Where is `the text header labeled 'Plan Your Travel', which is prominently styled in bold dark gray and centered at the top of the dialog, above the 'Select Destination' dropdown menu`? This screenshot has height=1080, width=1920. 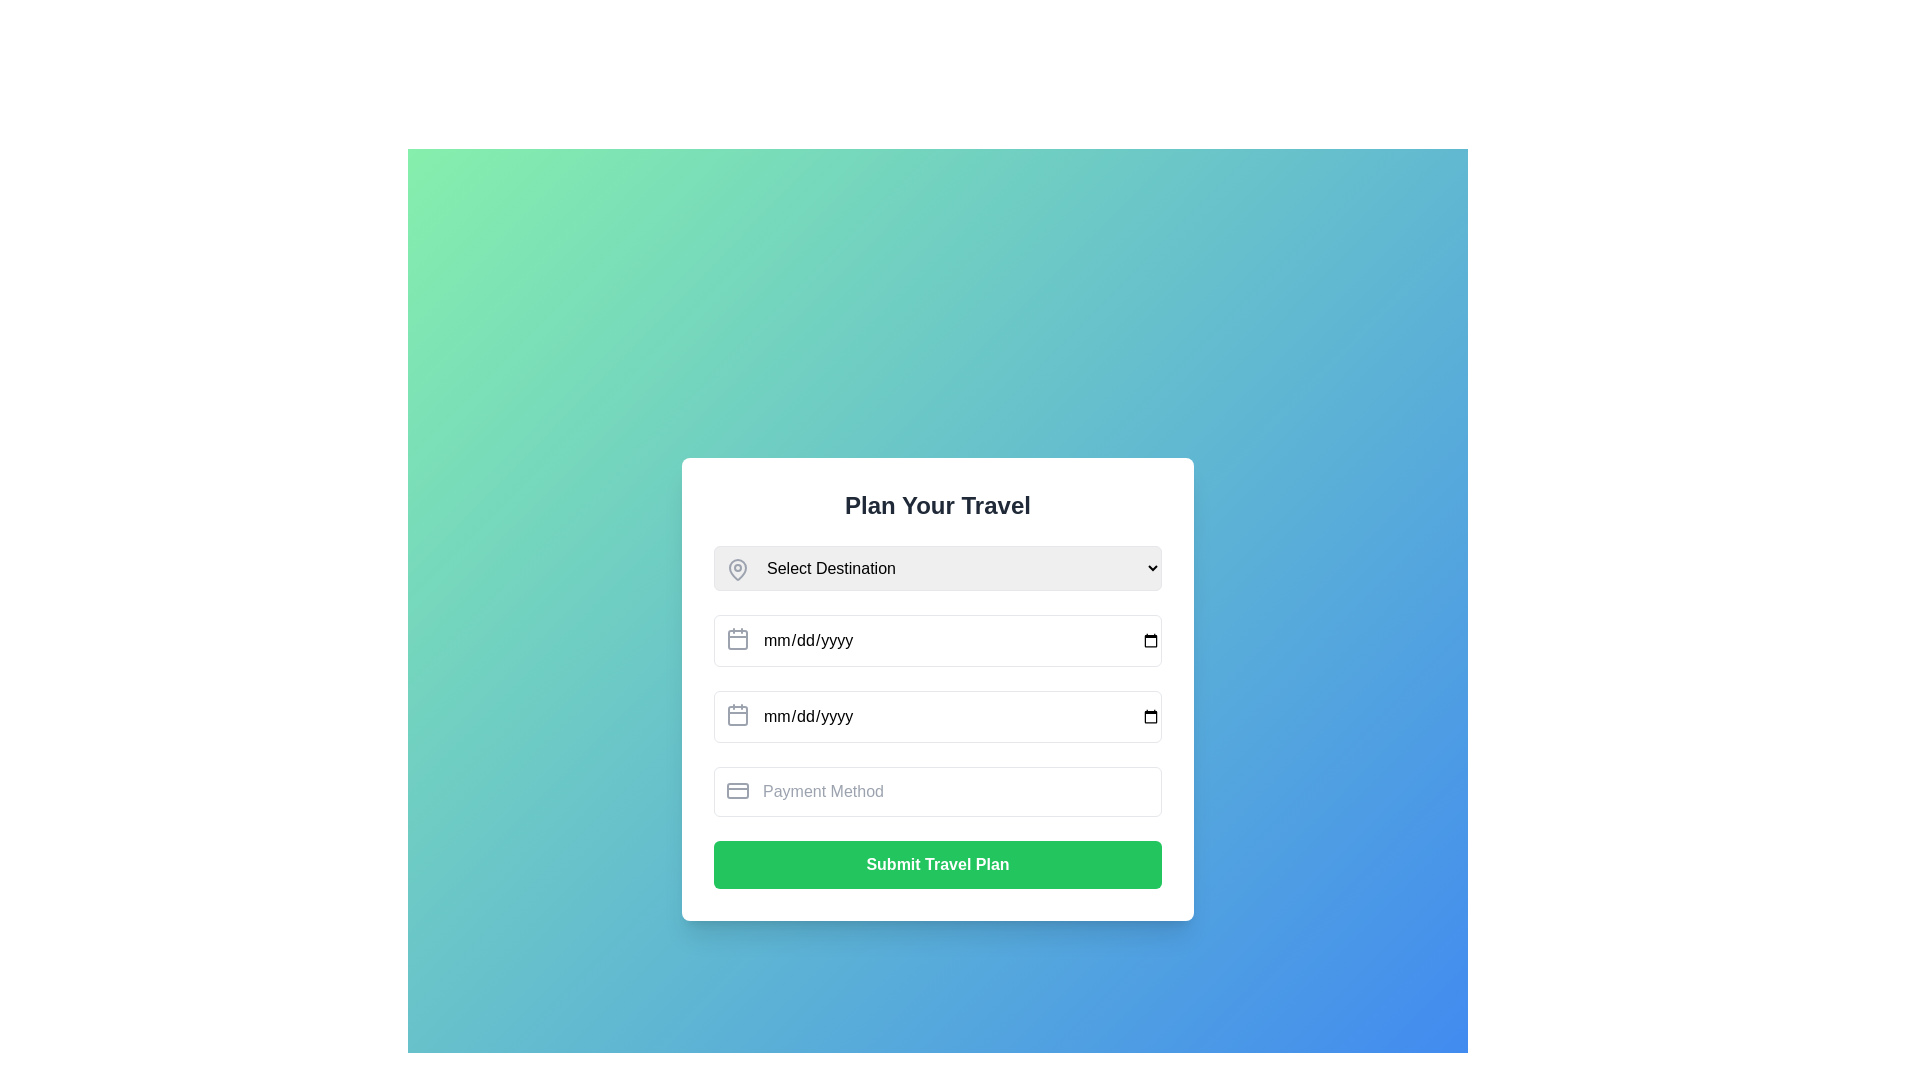
the text header labeled 'Plan Your Travel', which is prominently styled in bold dark gray and centered at the top of the dialog, above the 'Select Destination' dropdown menu is located at coordinates (936, 504).